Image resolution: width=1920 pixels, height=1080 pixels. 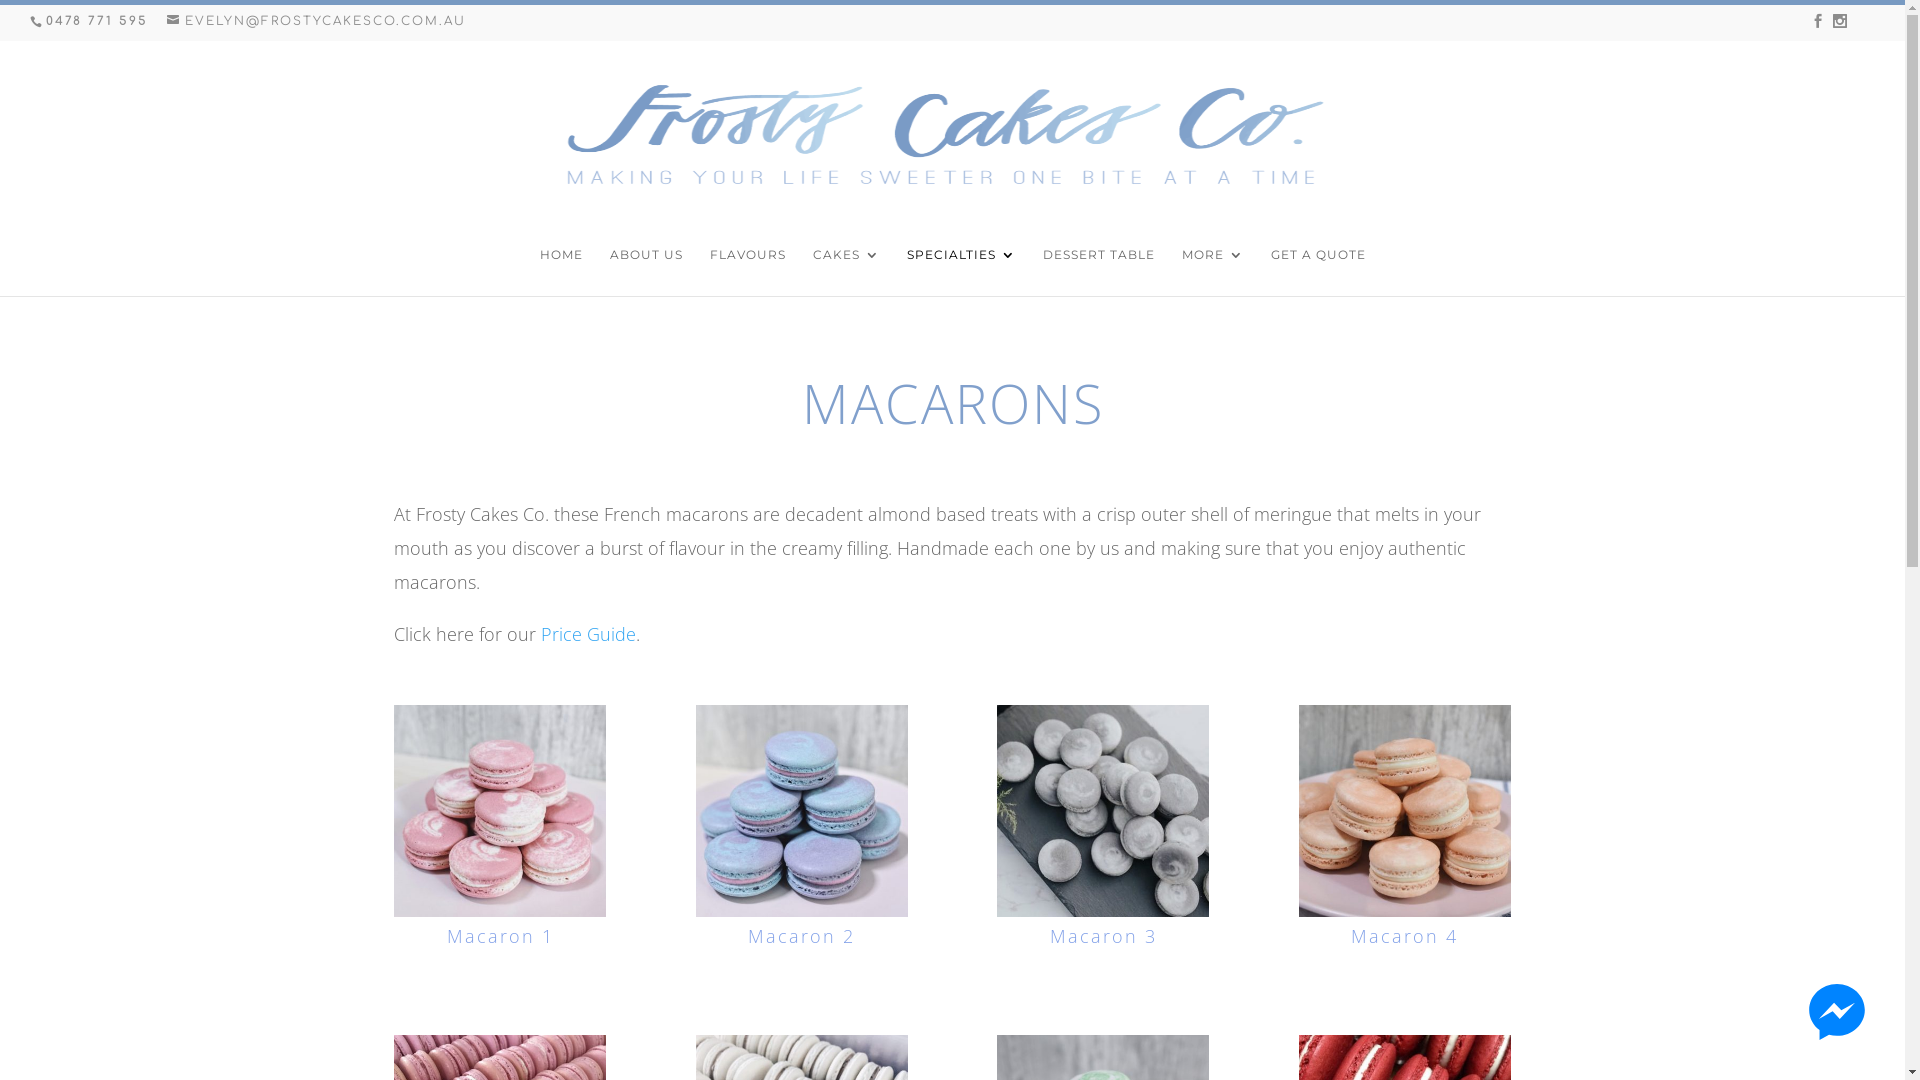 I want to click on 'HOME', so click(x=560, y=272).